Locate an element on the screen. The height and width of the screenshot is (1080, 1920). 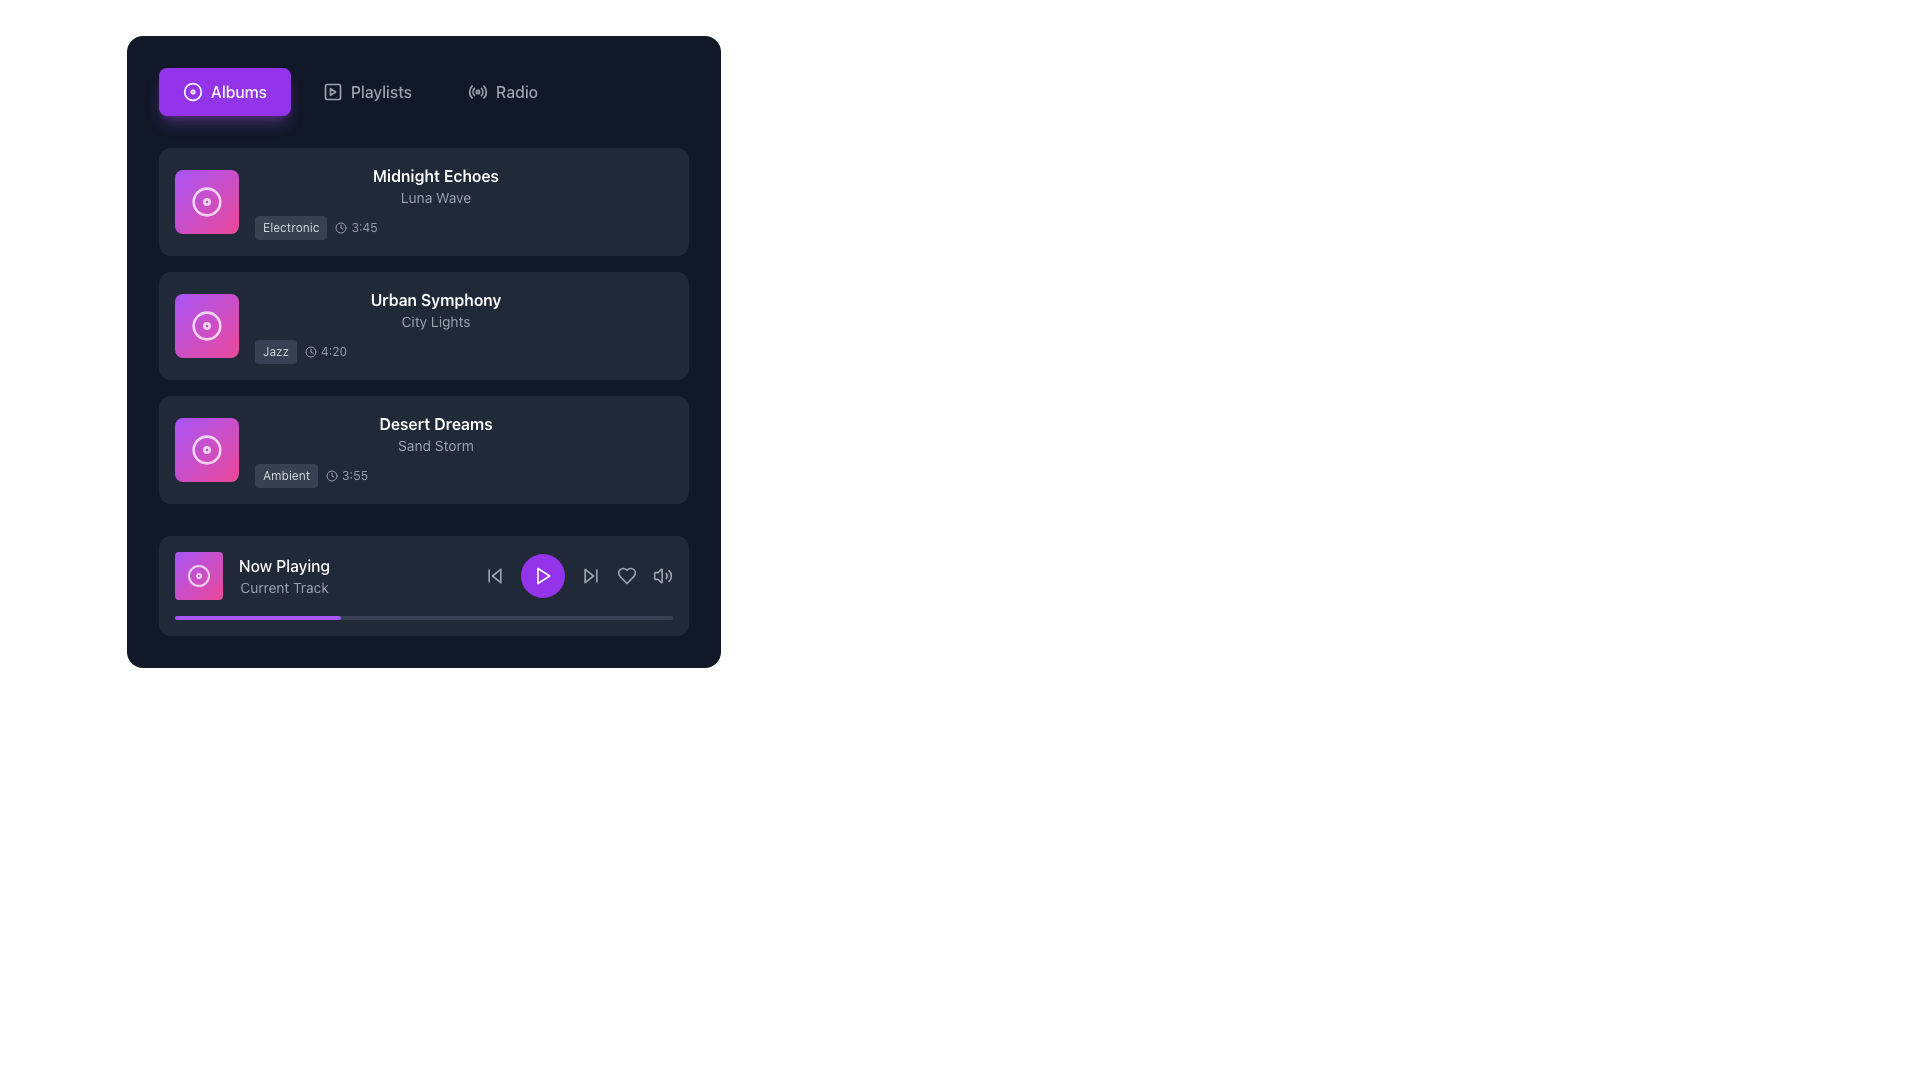
the navigation button labeled 'Radio' to switch the current view or operation mode to 'Radio'. This button is the third option in the horizontal navigation section titled 'Albums Playlists Radio', positioned to the right of 'Playlists' is located at coordinates (503, 92).